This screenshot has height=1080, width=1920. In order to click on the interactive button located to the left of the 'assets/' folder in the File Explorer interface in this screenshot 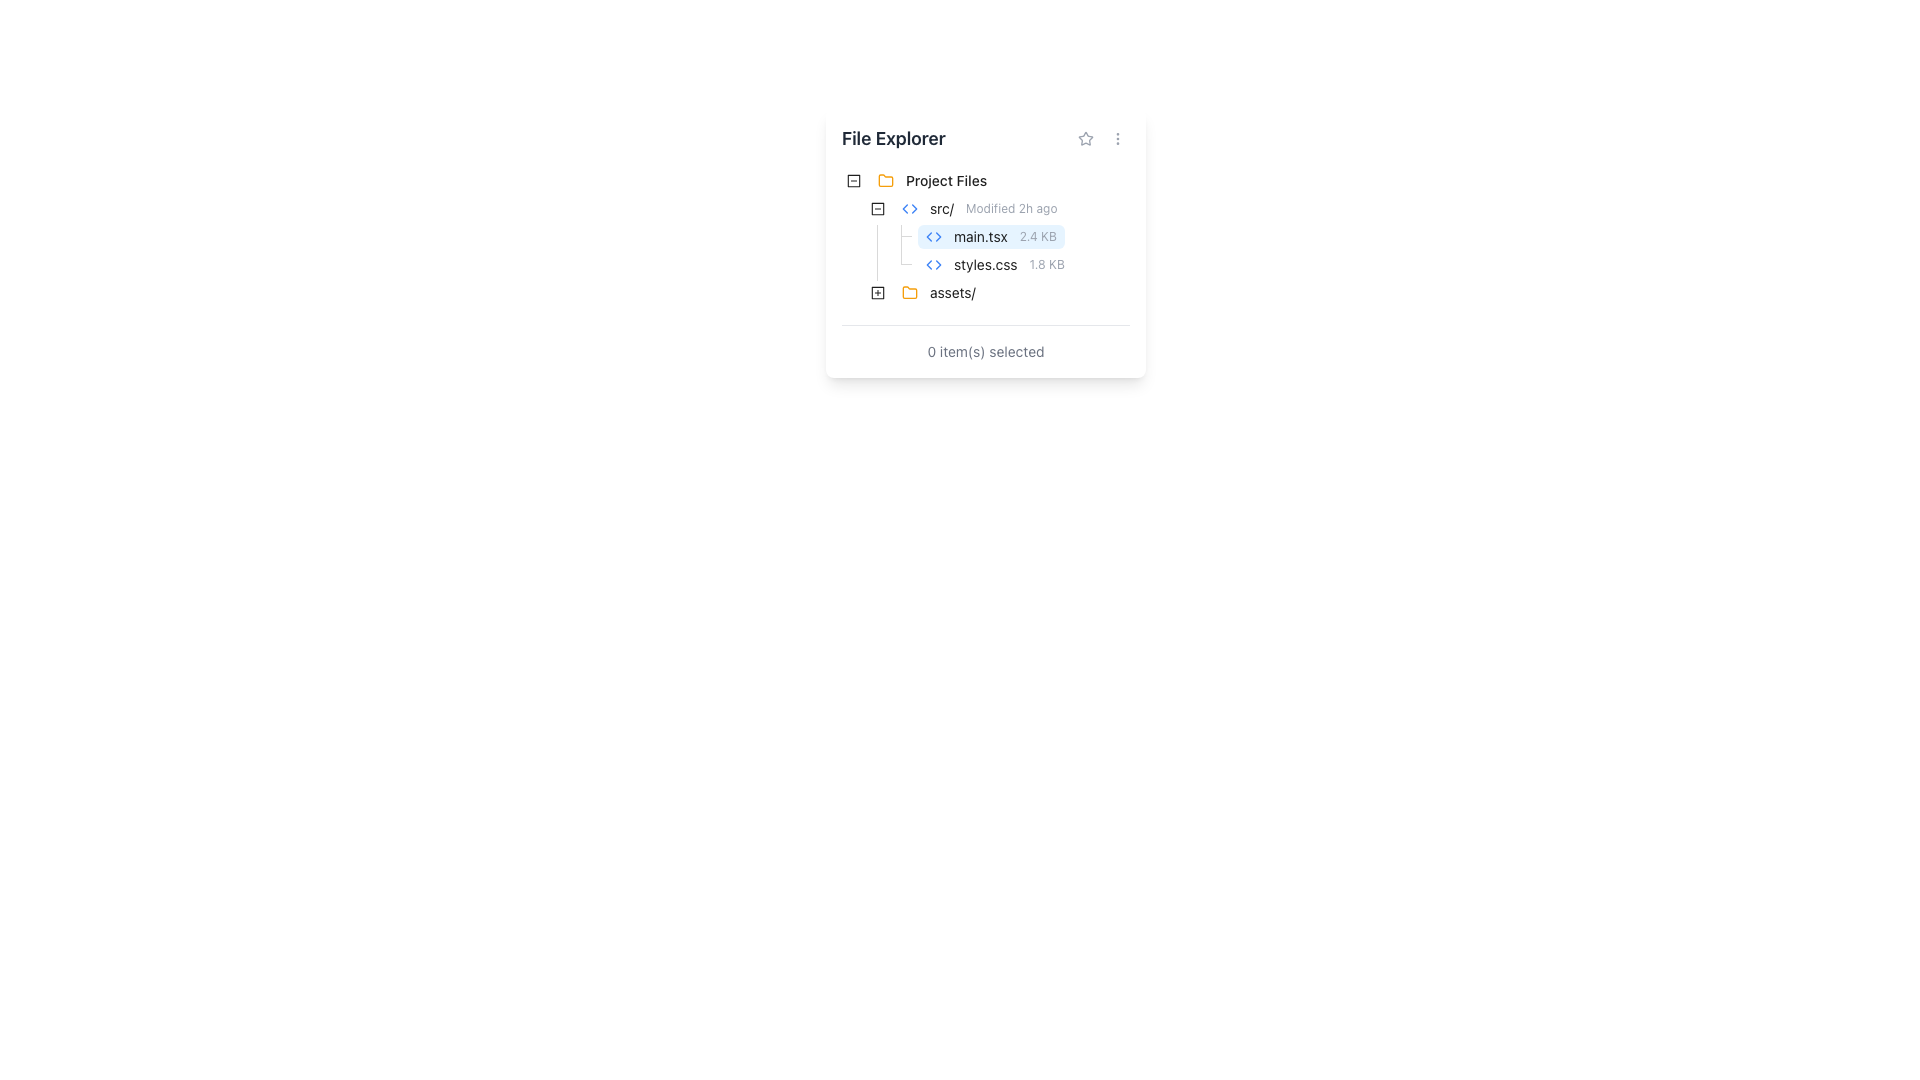, I will do `click(878, 293)`.